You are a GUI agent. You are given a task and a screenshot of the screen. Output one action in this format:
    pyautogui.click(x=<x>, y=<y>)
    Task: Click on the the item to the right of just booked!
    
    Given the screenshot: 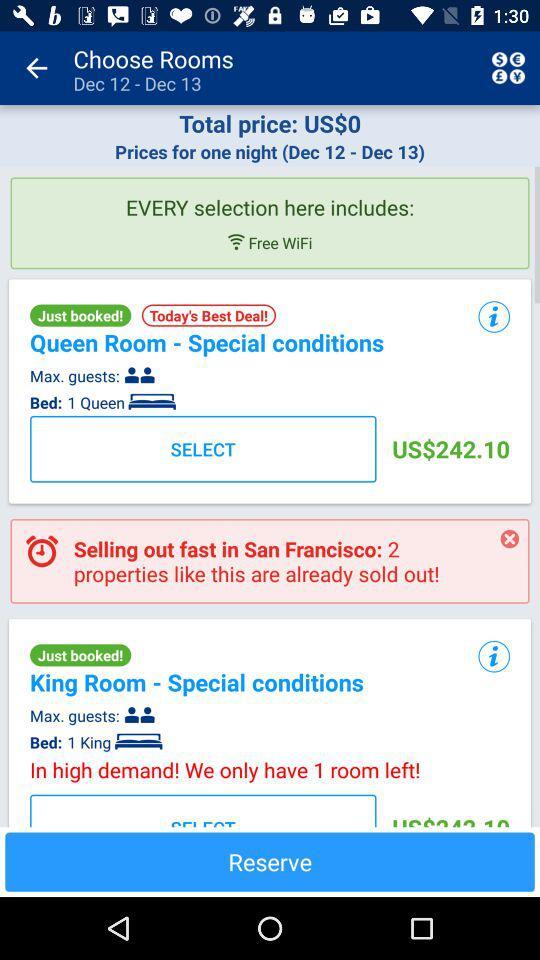 What is the action you would take?
    pyautogui.click(x=207, y=315)
    